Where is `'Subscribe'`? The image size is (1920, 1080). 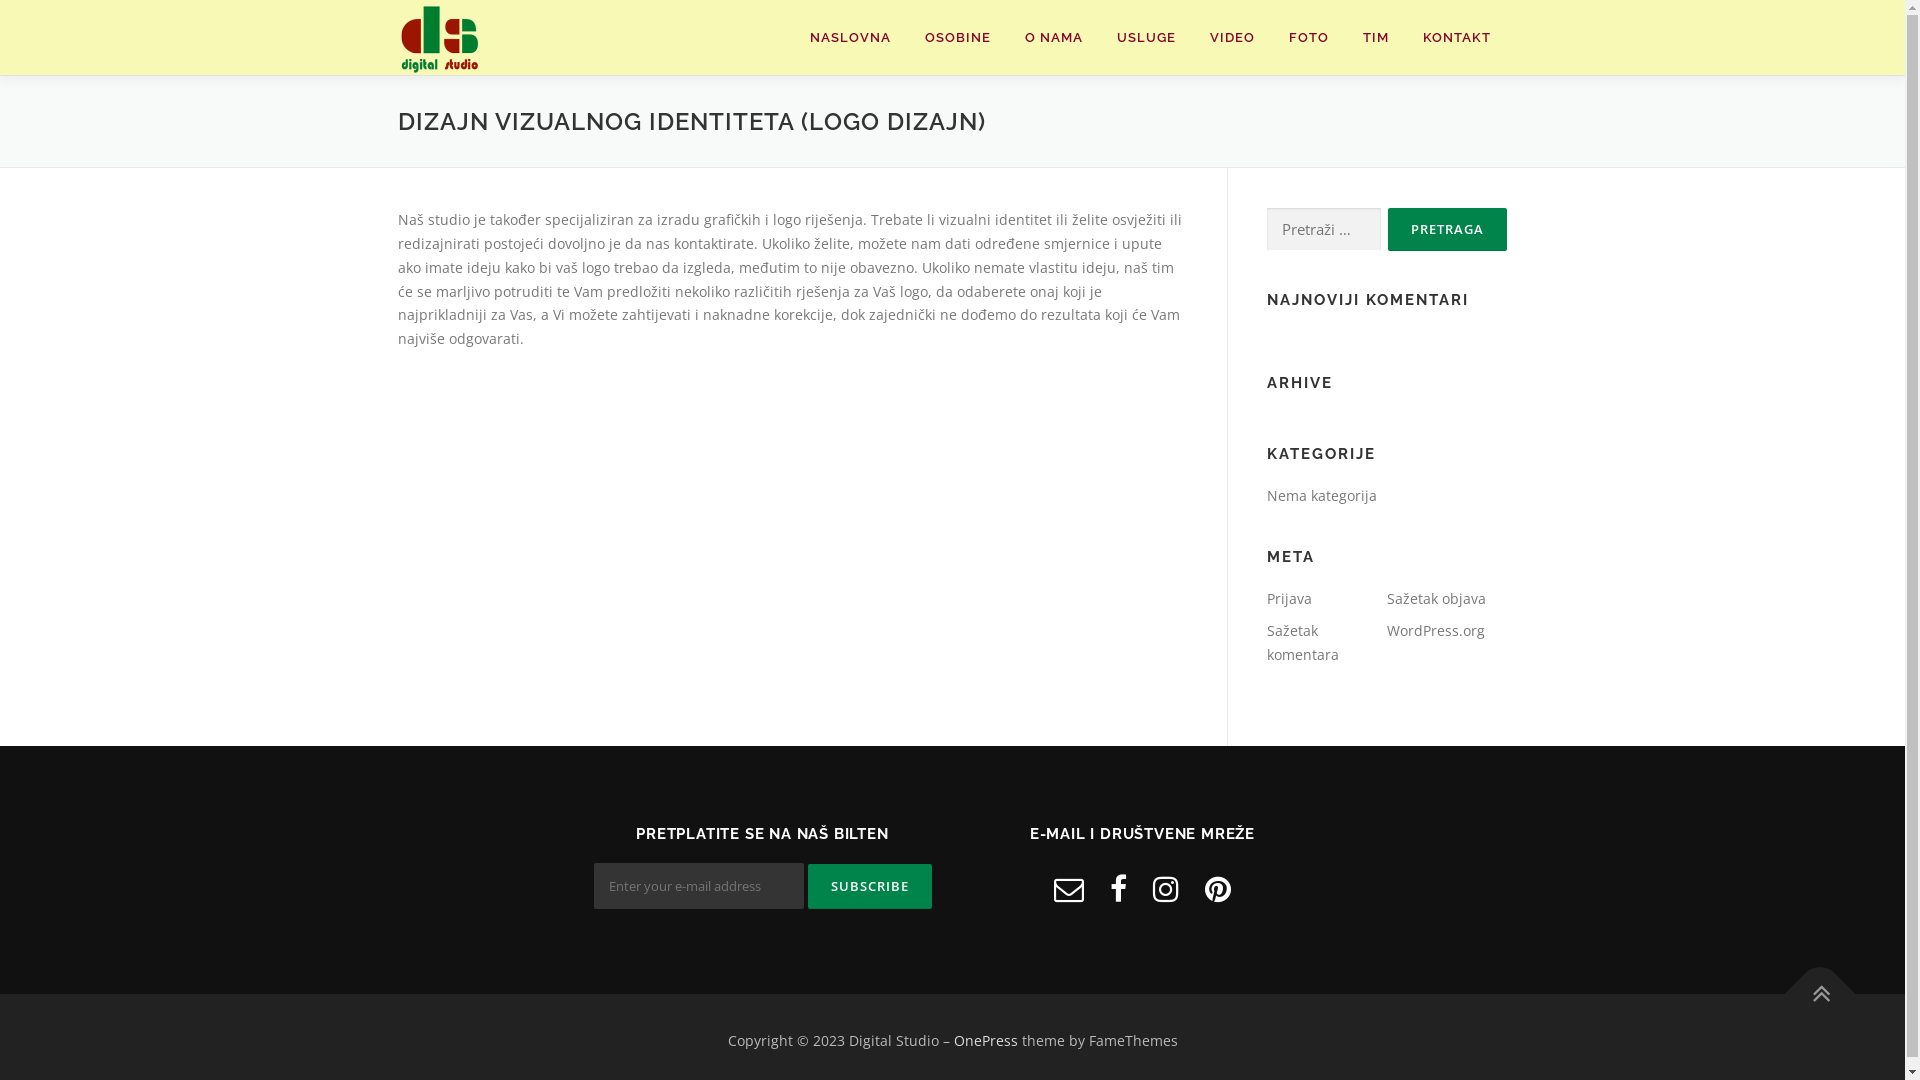
'Subscribe' is located at coordinates (869, 885).